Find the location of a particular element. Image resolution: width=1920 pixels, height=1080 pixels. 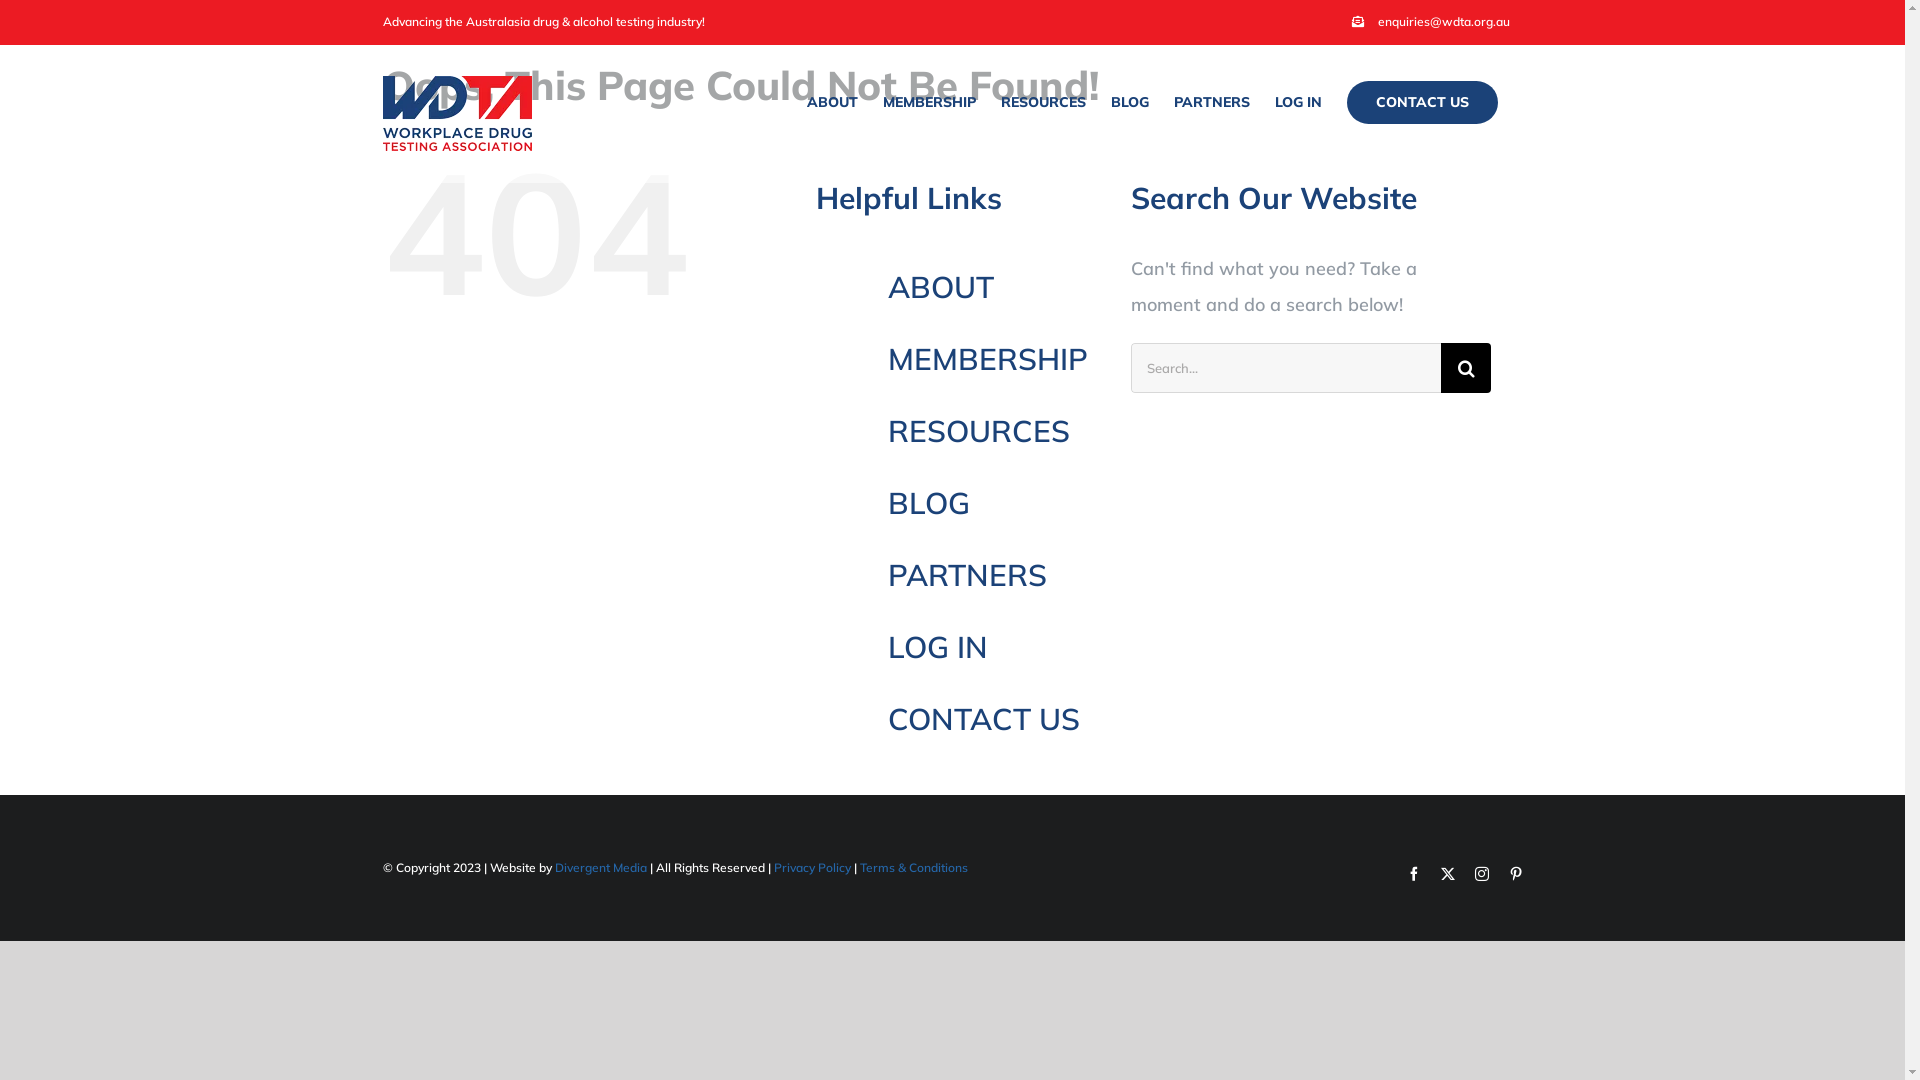

'MEMBERSHIP' is located at coordinates (988, 357).